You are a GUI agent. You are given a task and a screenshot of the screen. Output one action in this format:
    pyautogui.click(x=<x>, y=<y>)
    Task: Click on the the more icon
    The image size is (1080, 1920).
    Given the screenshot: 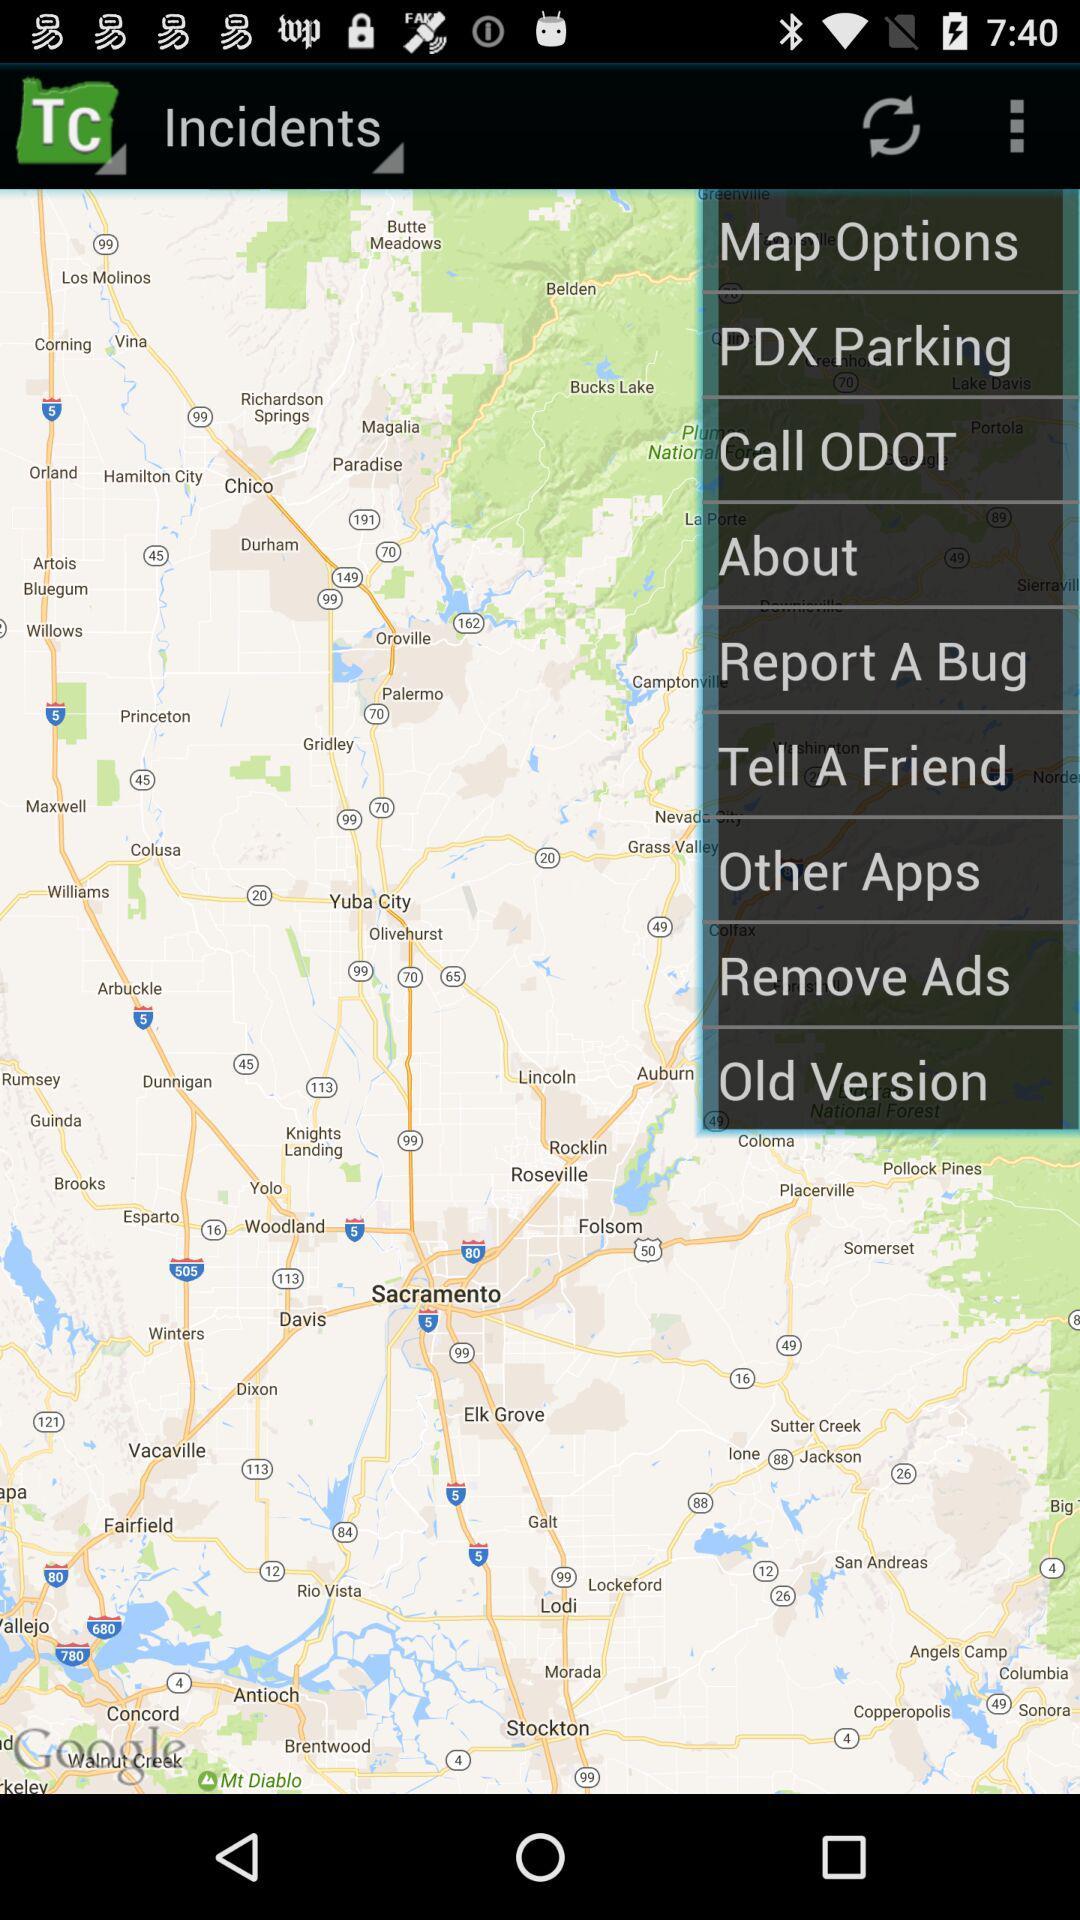 What is the action you would take?
    pyautogui.click(x=1017, y=133)
    